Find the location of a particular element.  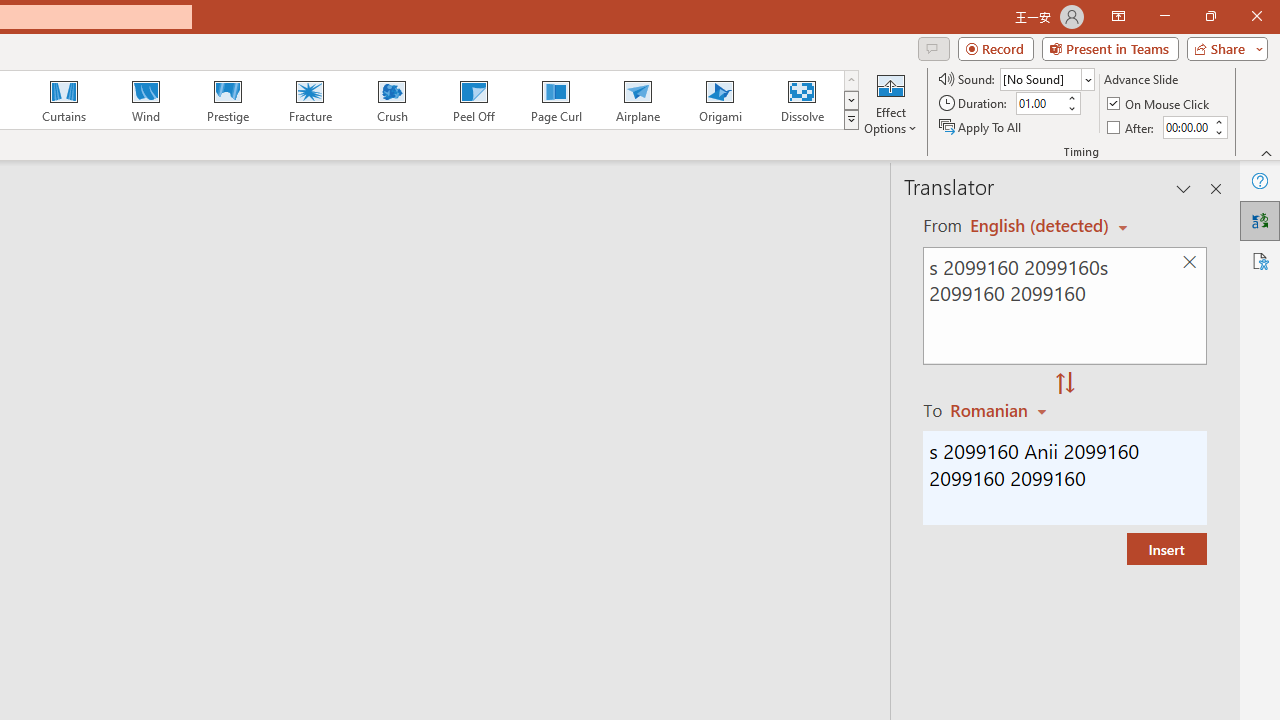

'Page Curl' is located at coordinates (555, 100).